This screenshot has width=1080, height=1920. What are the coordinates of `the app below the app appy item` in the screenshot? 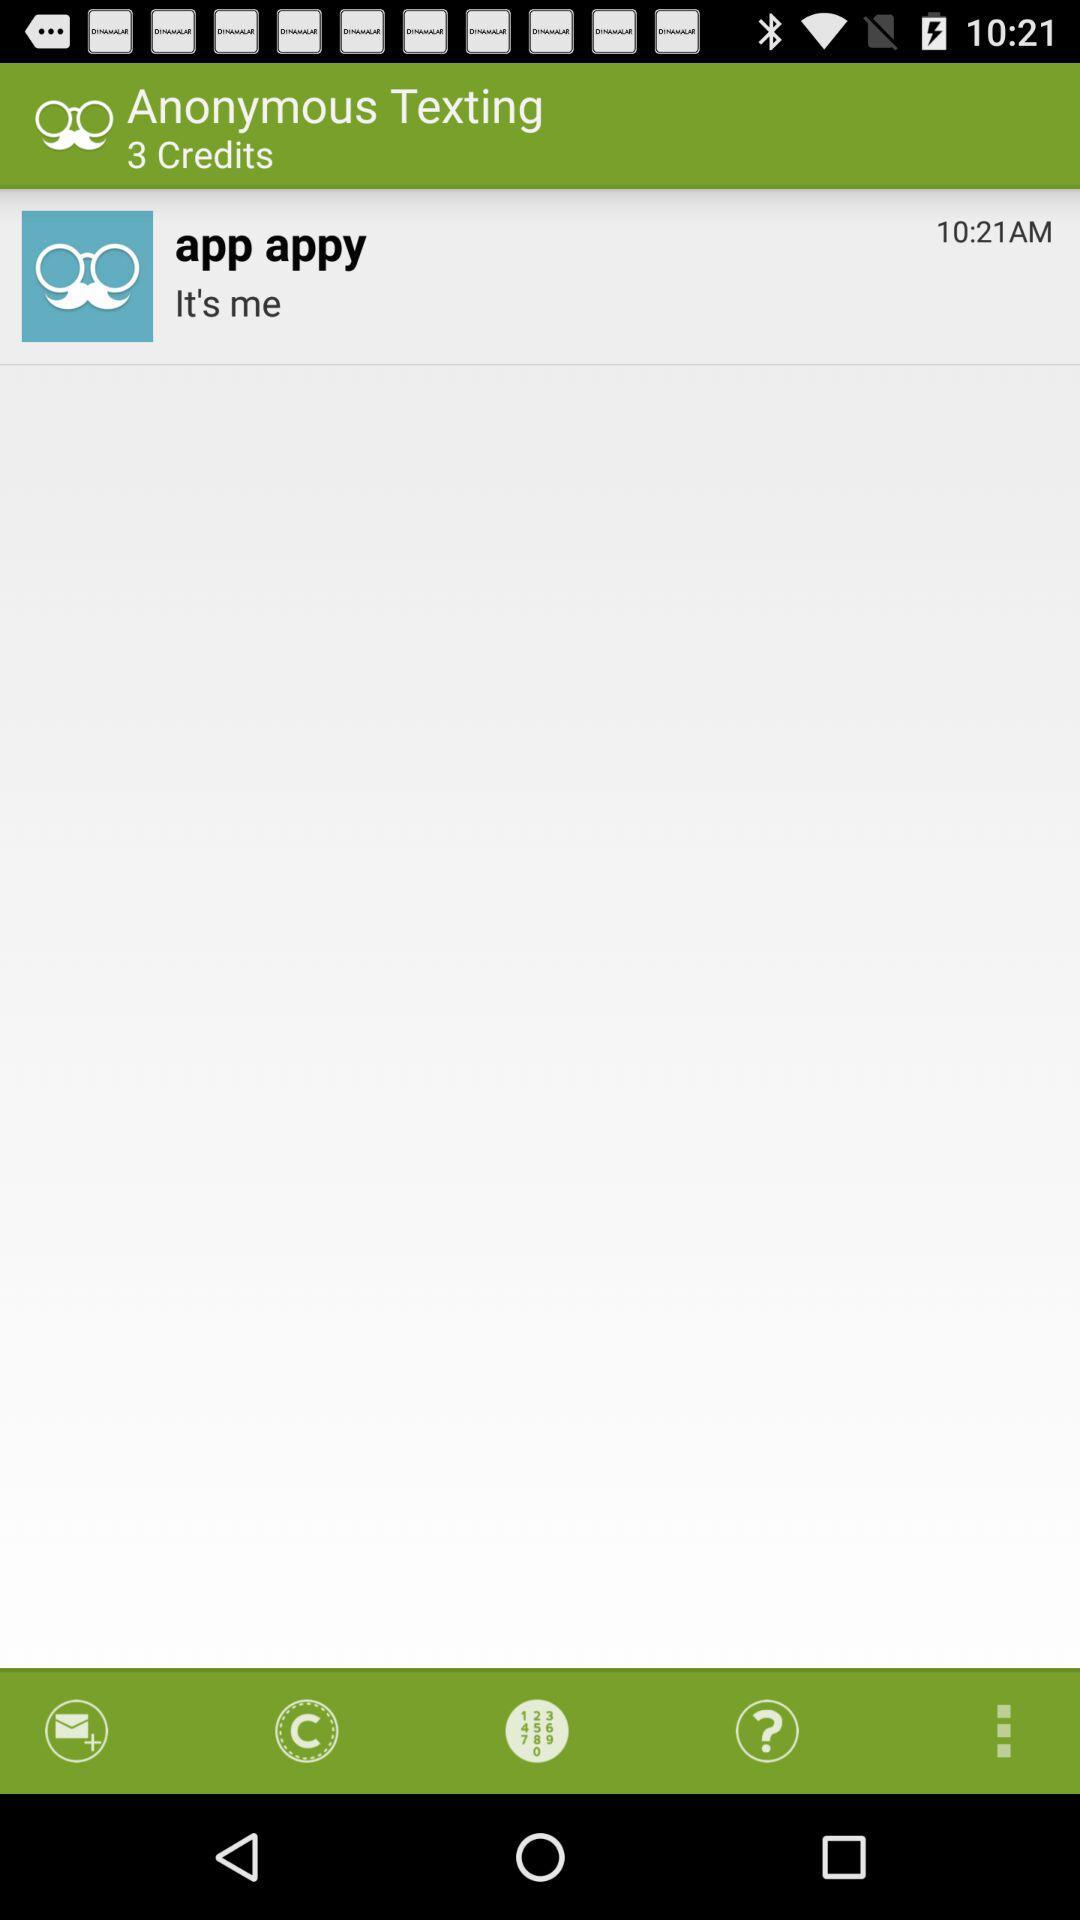 It's located at (612, 301).